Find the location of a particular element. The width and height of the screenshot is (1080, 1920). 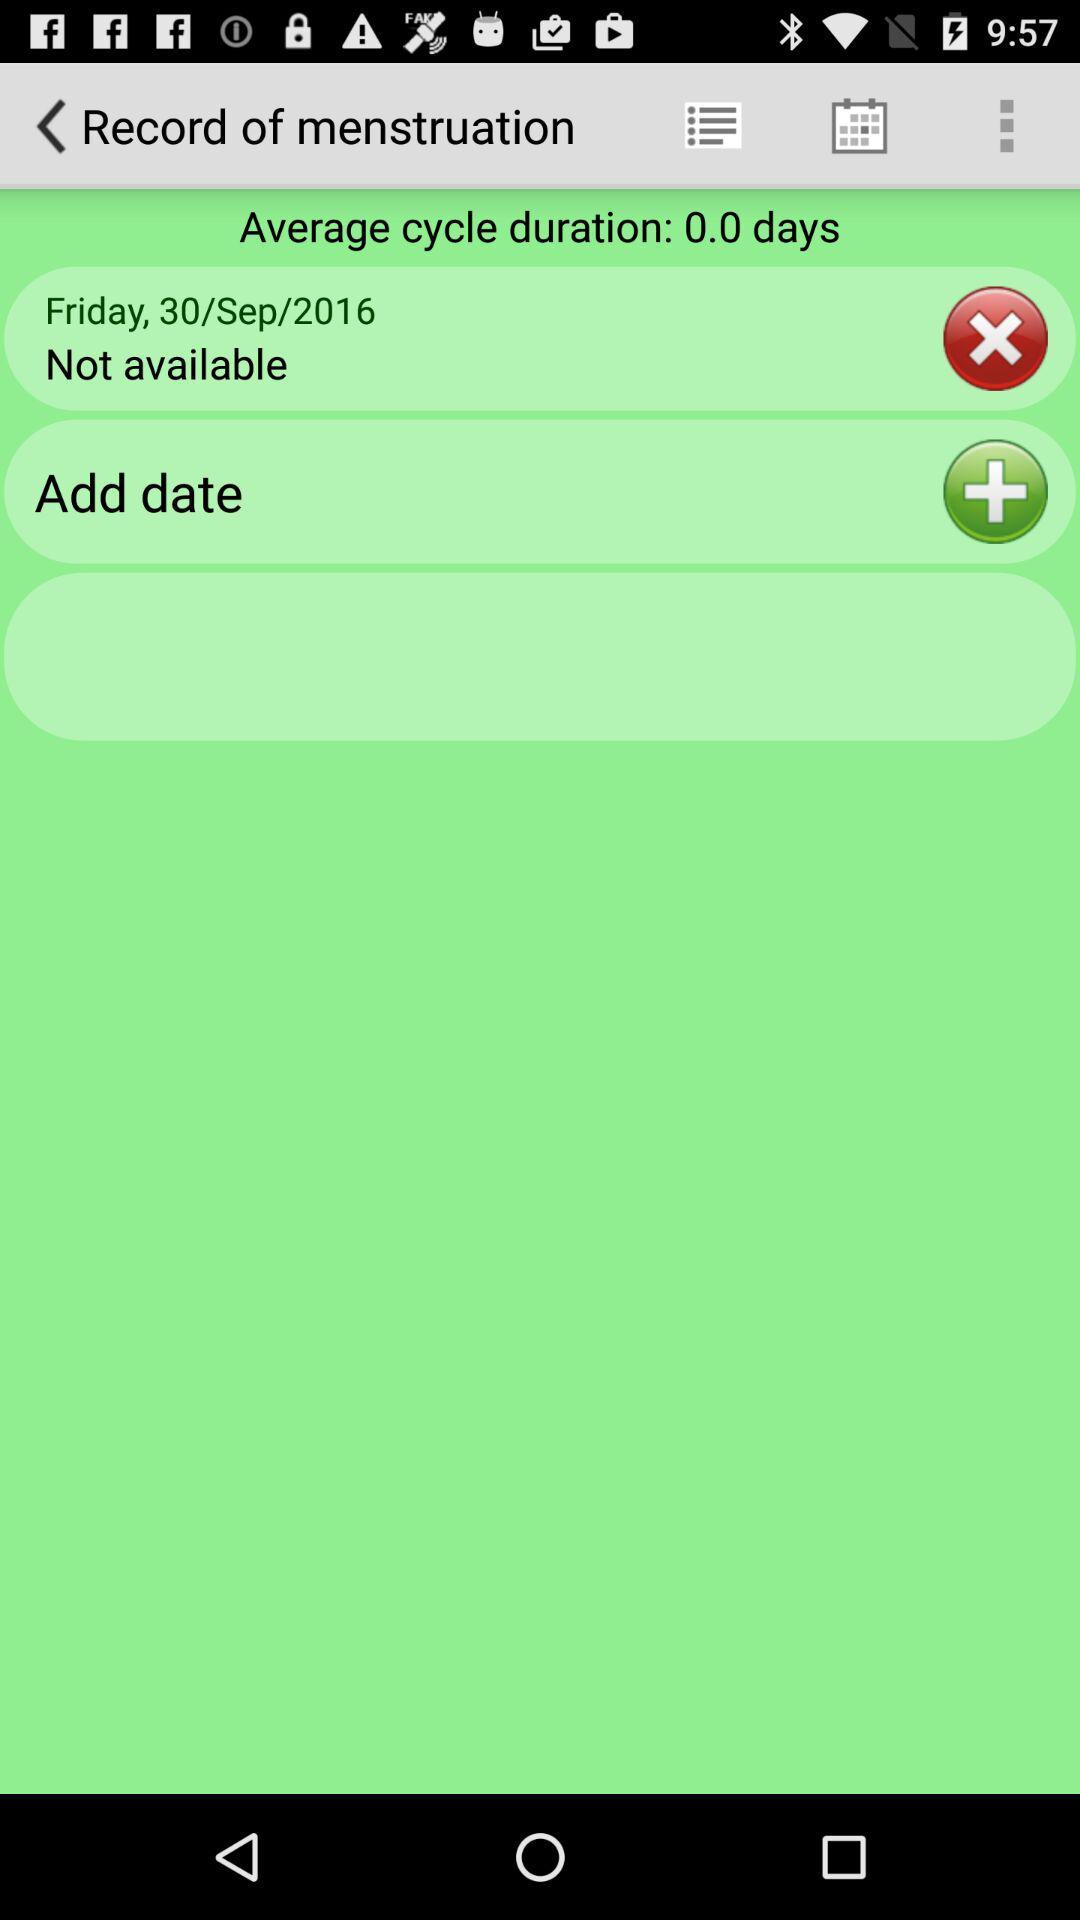

the date what we want for record is located at coordinates (995, 491).